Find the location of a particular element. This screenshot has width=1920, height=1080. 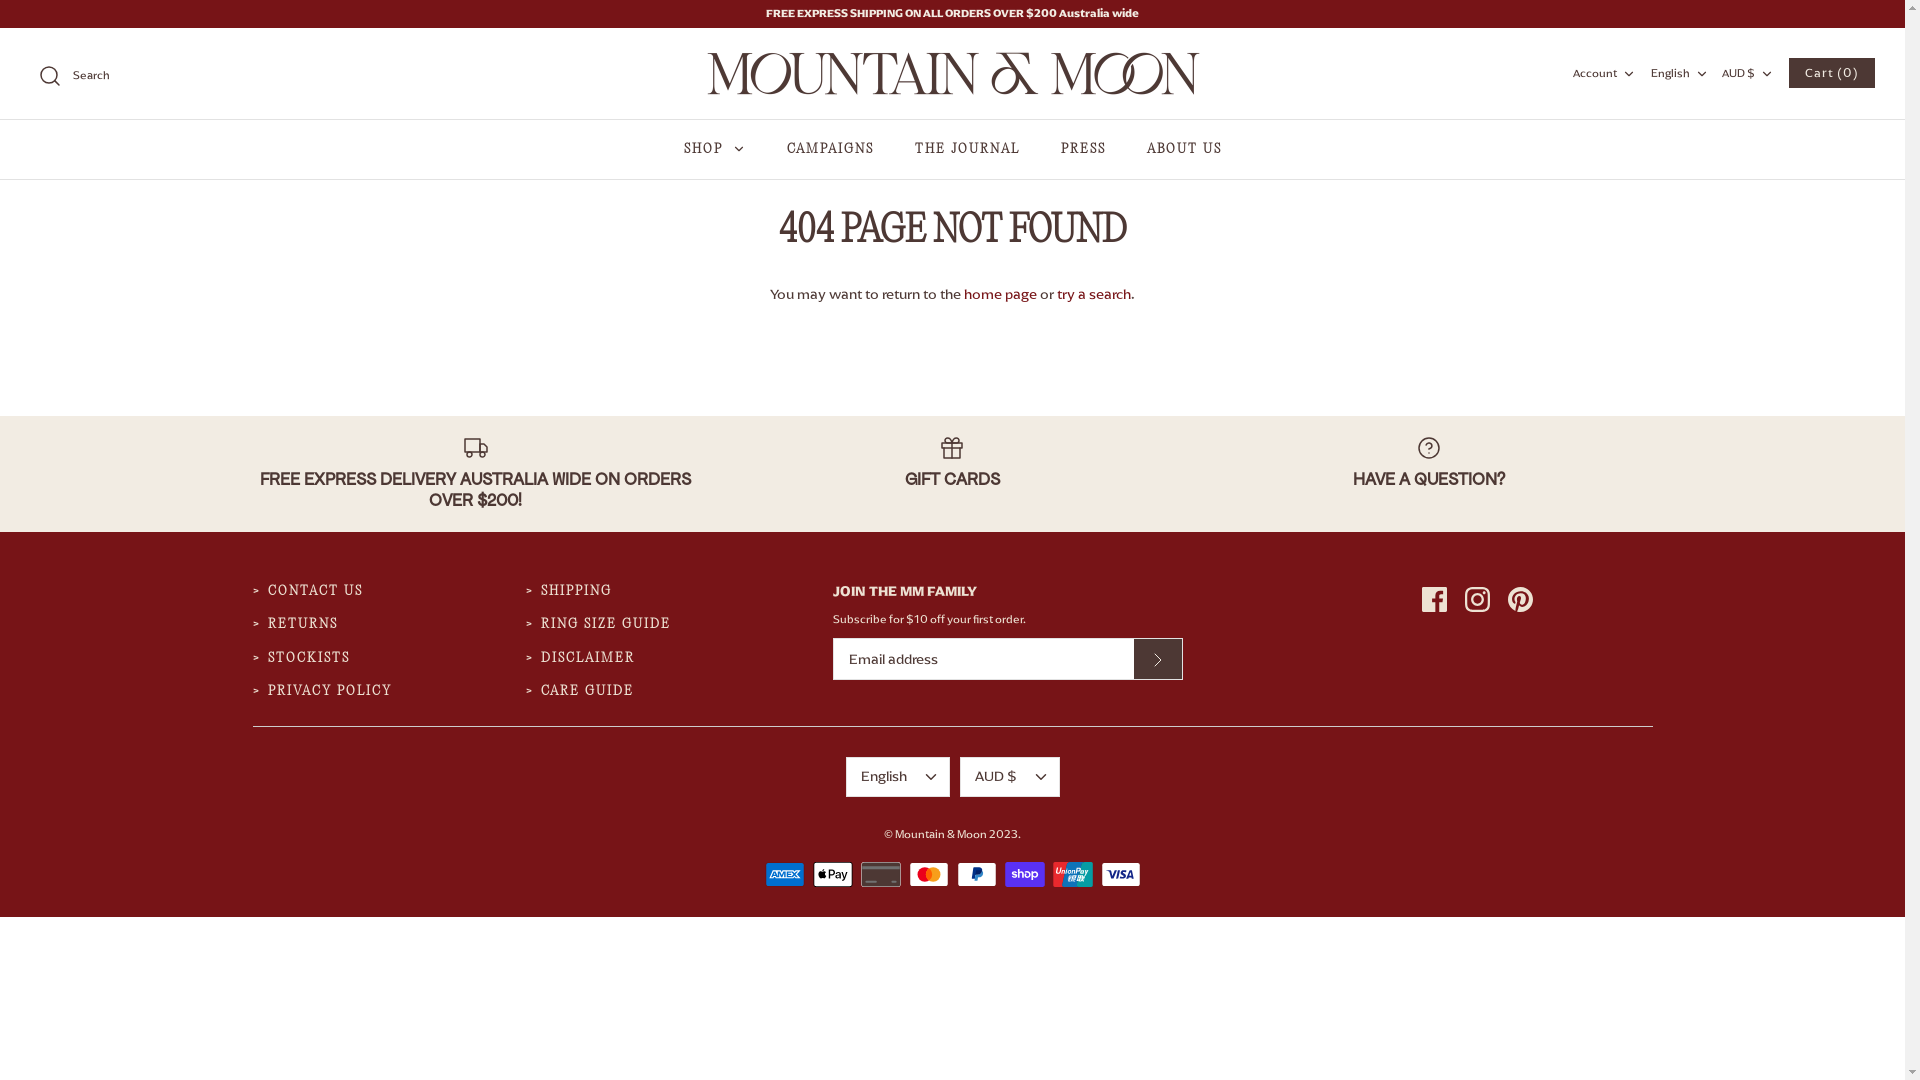

'CONTACT US' is located at coordinates (314, 590).